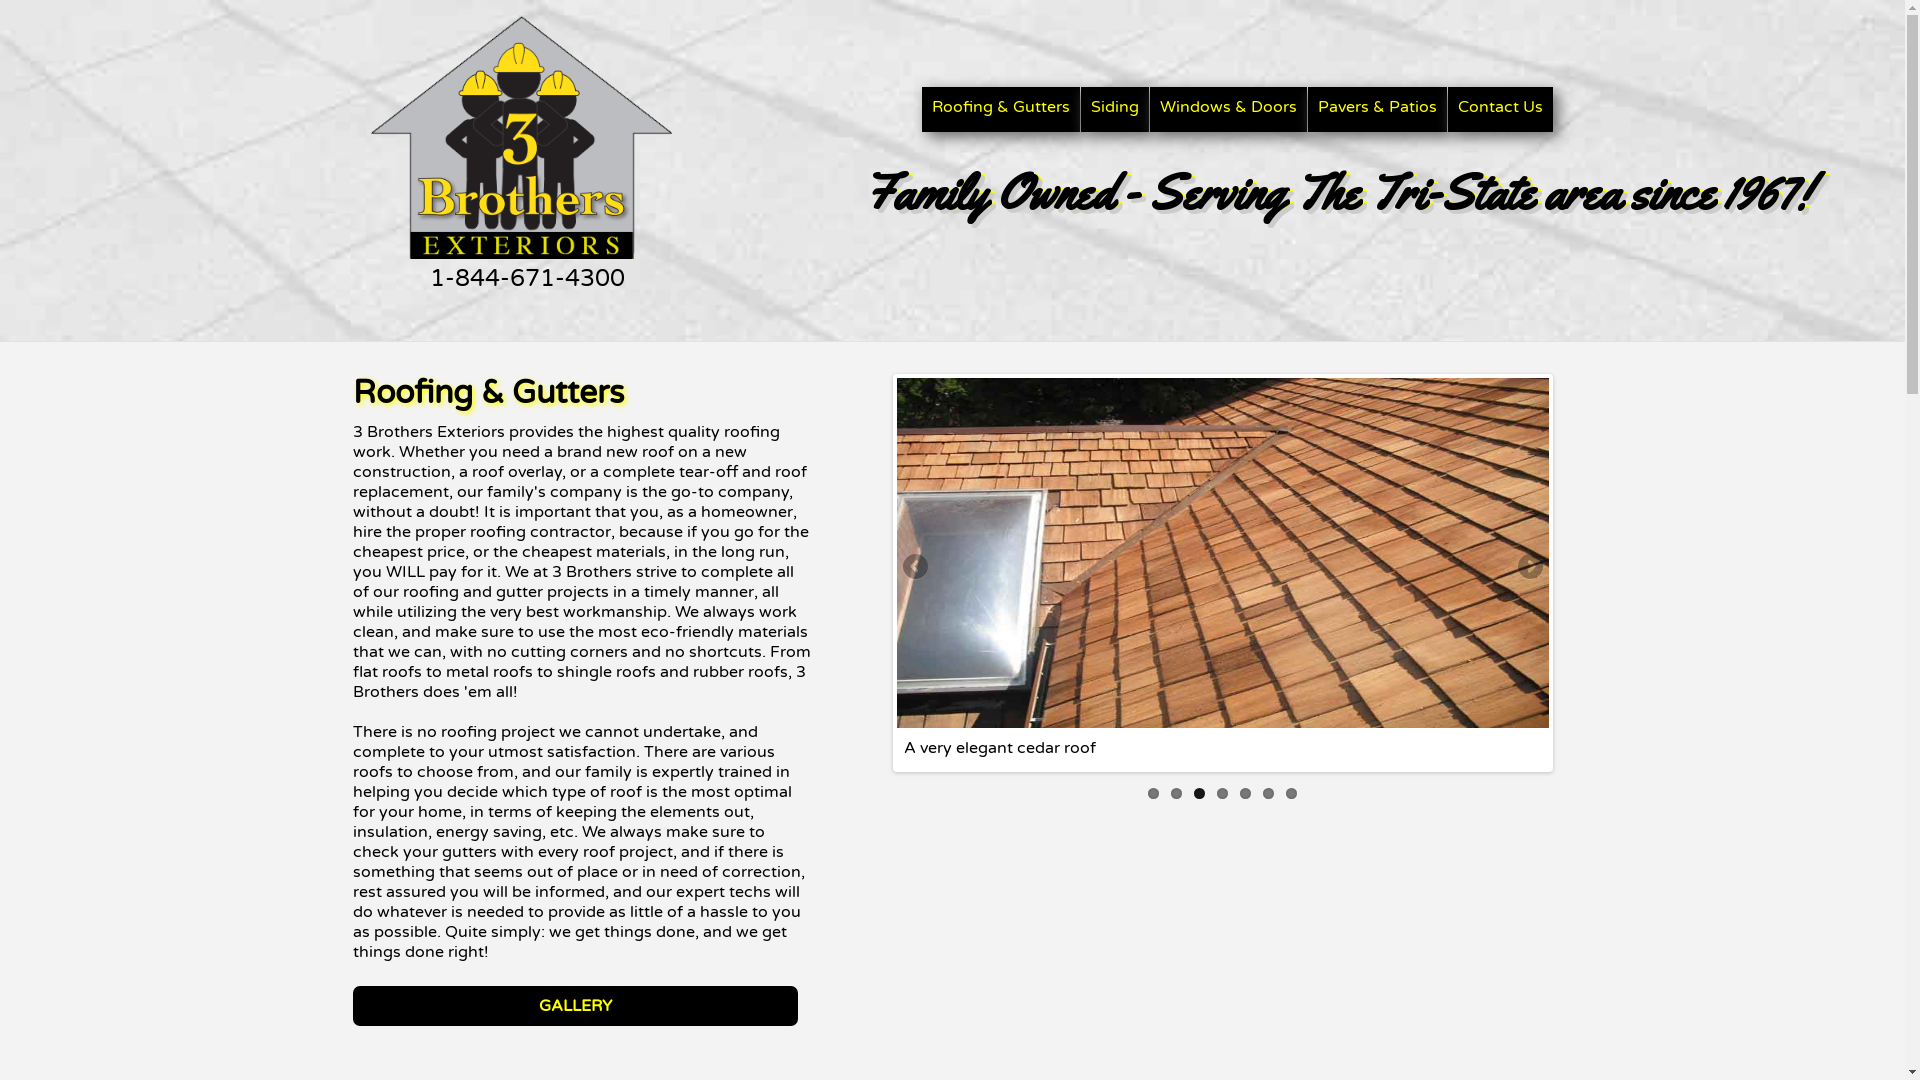 The height and width of the screenshot is (1080, 1920). Describe the element at coordinates (1227, 109) in the screenshot. I see `'Windows & Doors'` at that location.